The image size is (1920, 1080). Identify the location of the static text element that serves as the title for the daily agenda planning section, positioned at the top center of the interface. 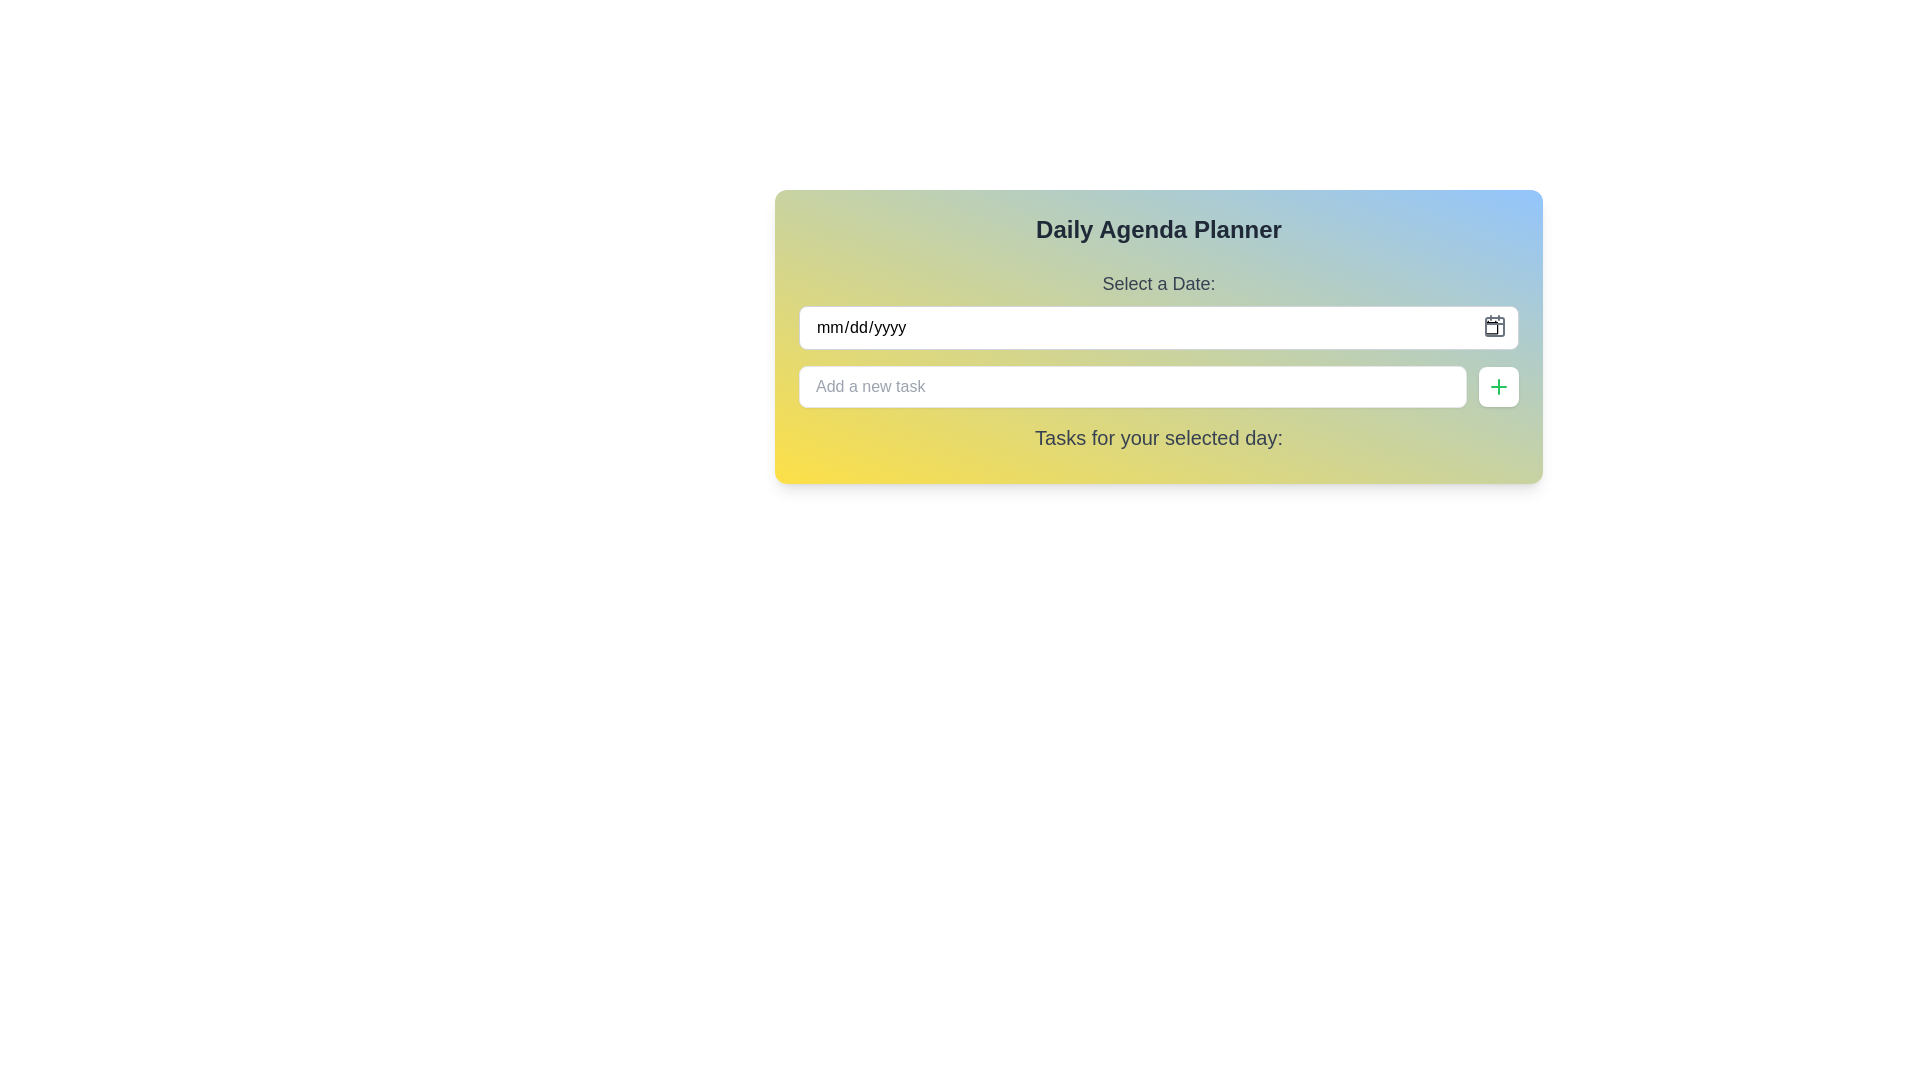
(1158, 229).